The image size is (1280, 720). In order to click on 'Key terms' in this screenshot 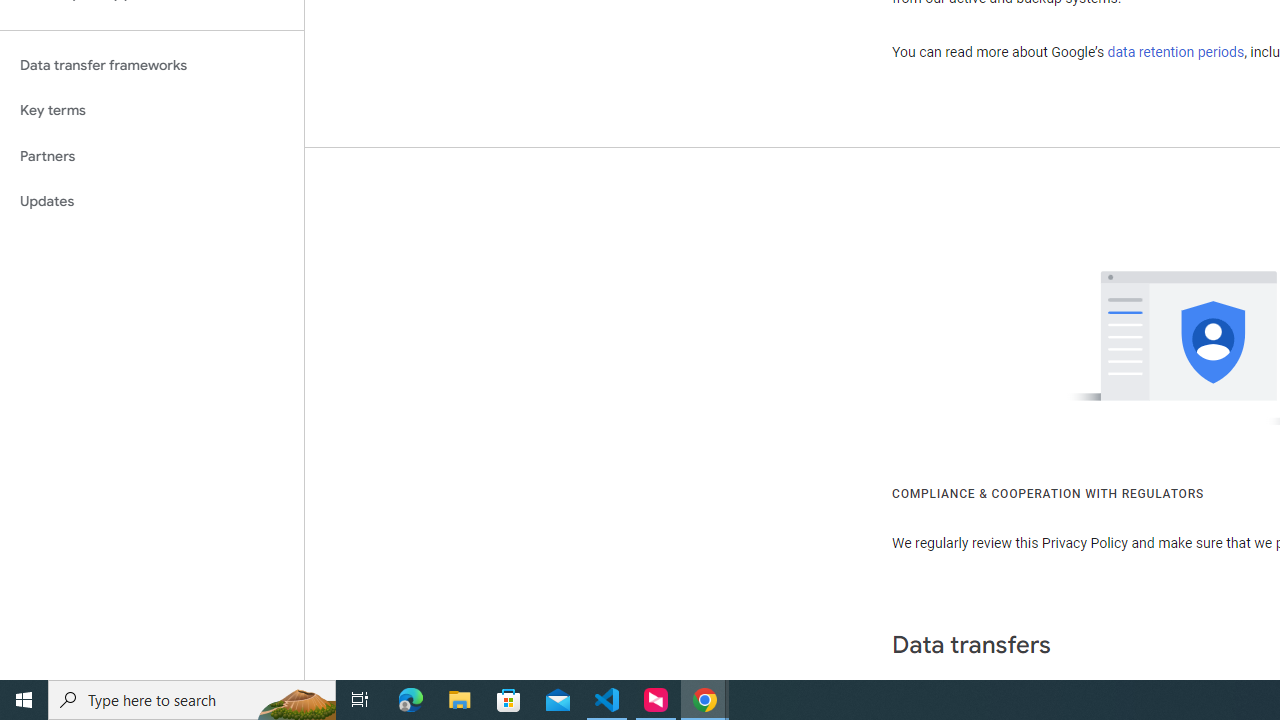, I will do `click(151, 110)`.